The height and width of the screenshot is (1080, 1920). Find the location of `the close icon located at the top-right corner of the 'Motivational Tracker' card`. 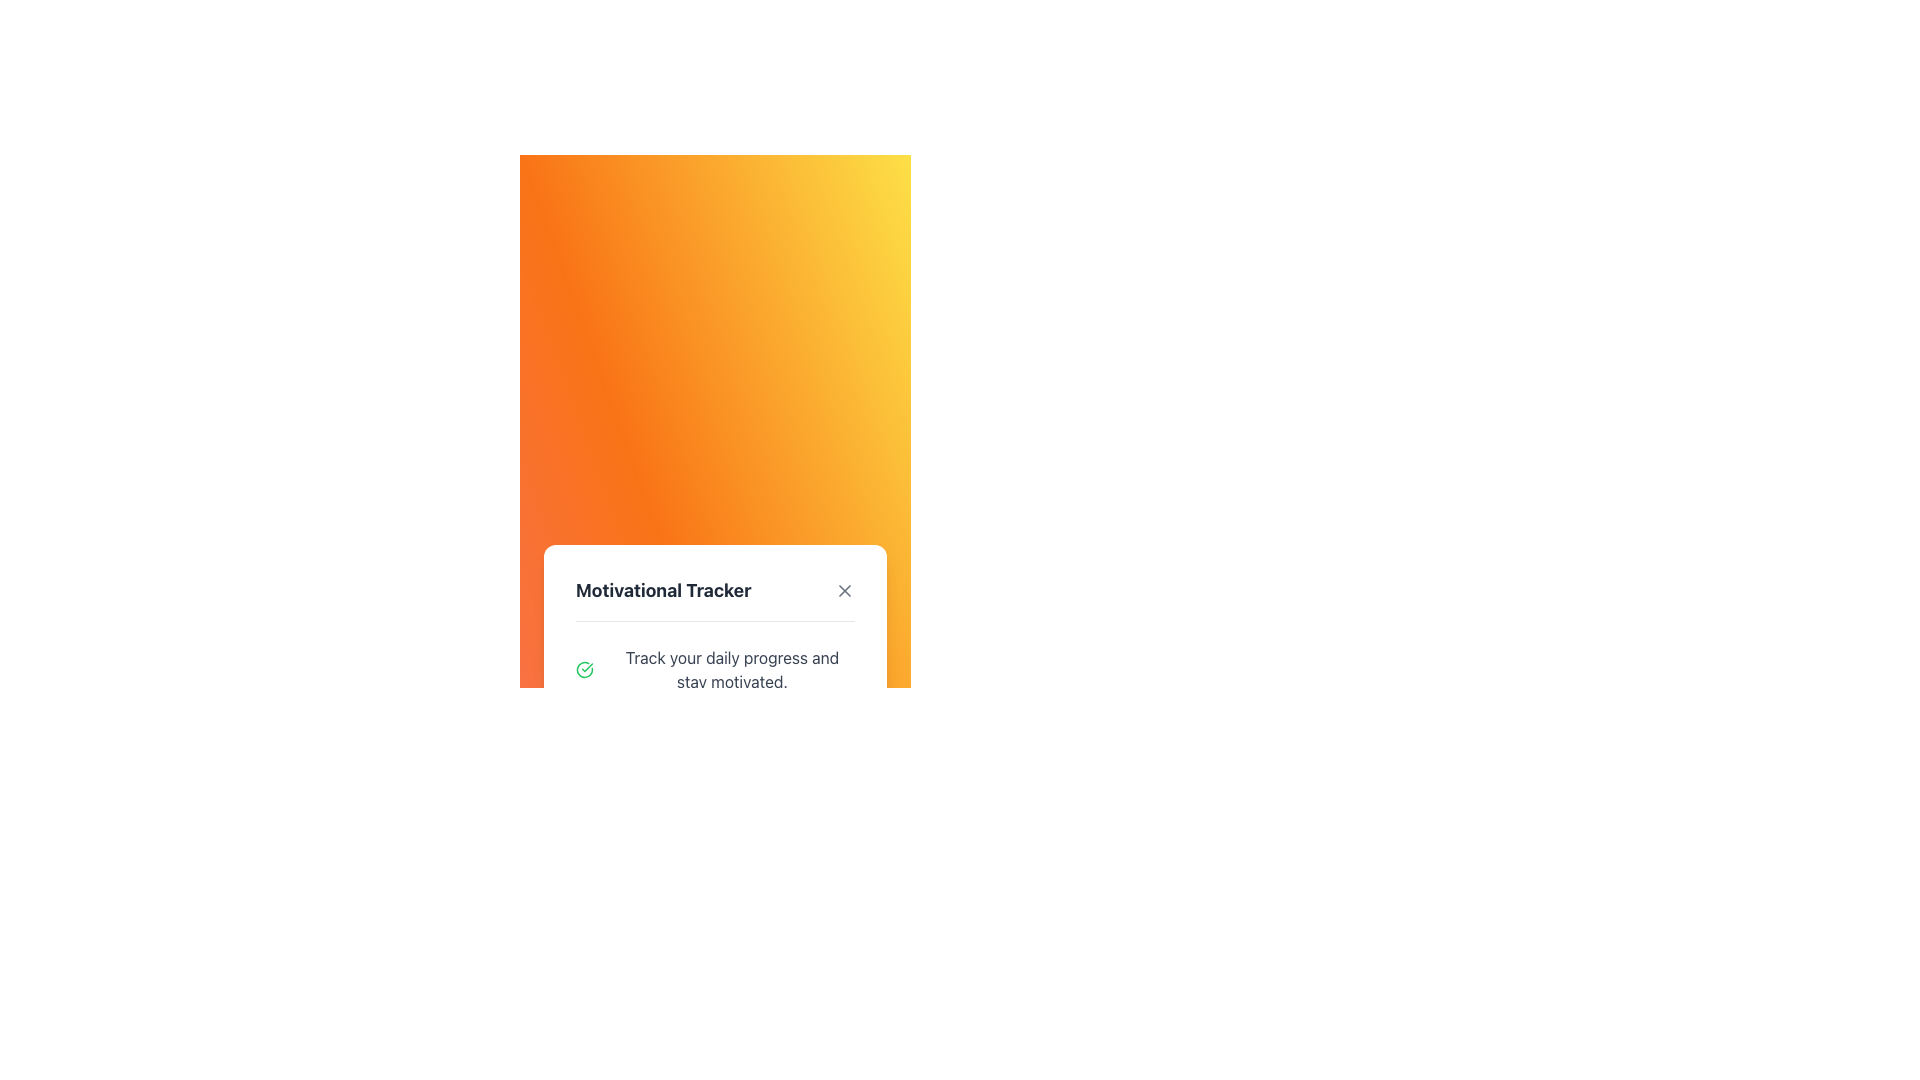

the close icon located at the top-right corner of the 'Motivational Tracker' card is located at coordinates (844, 589).